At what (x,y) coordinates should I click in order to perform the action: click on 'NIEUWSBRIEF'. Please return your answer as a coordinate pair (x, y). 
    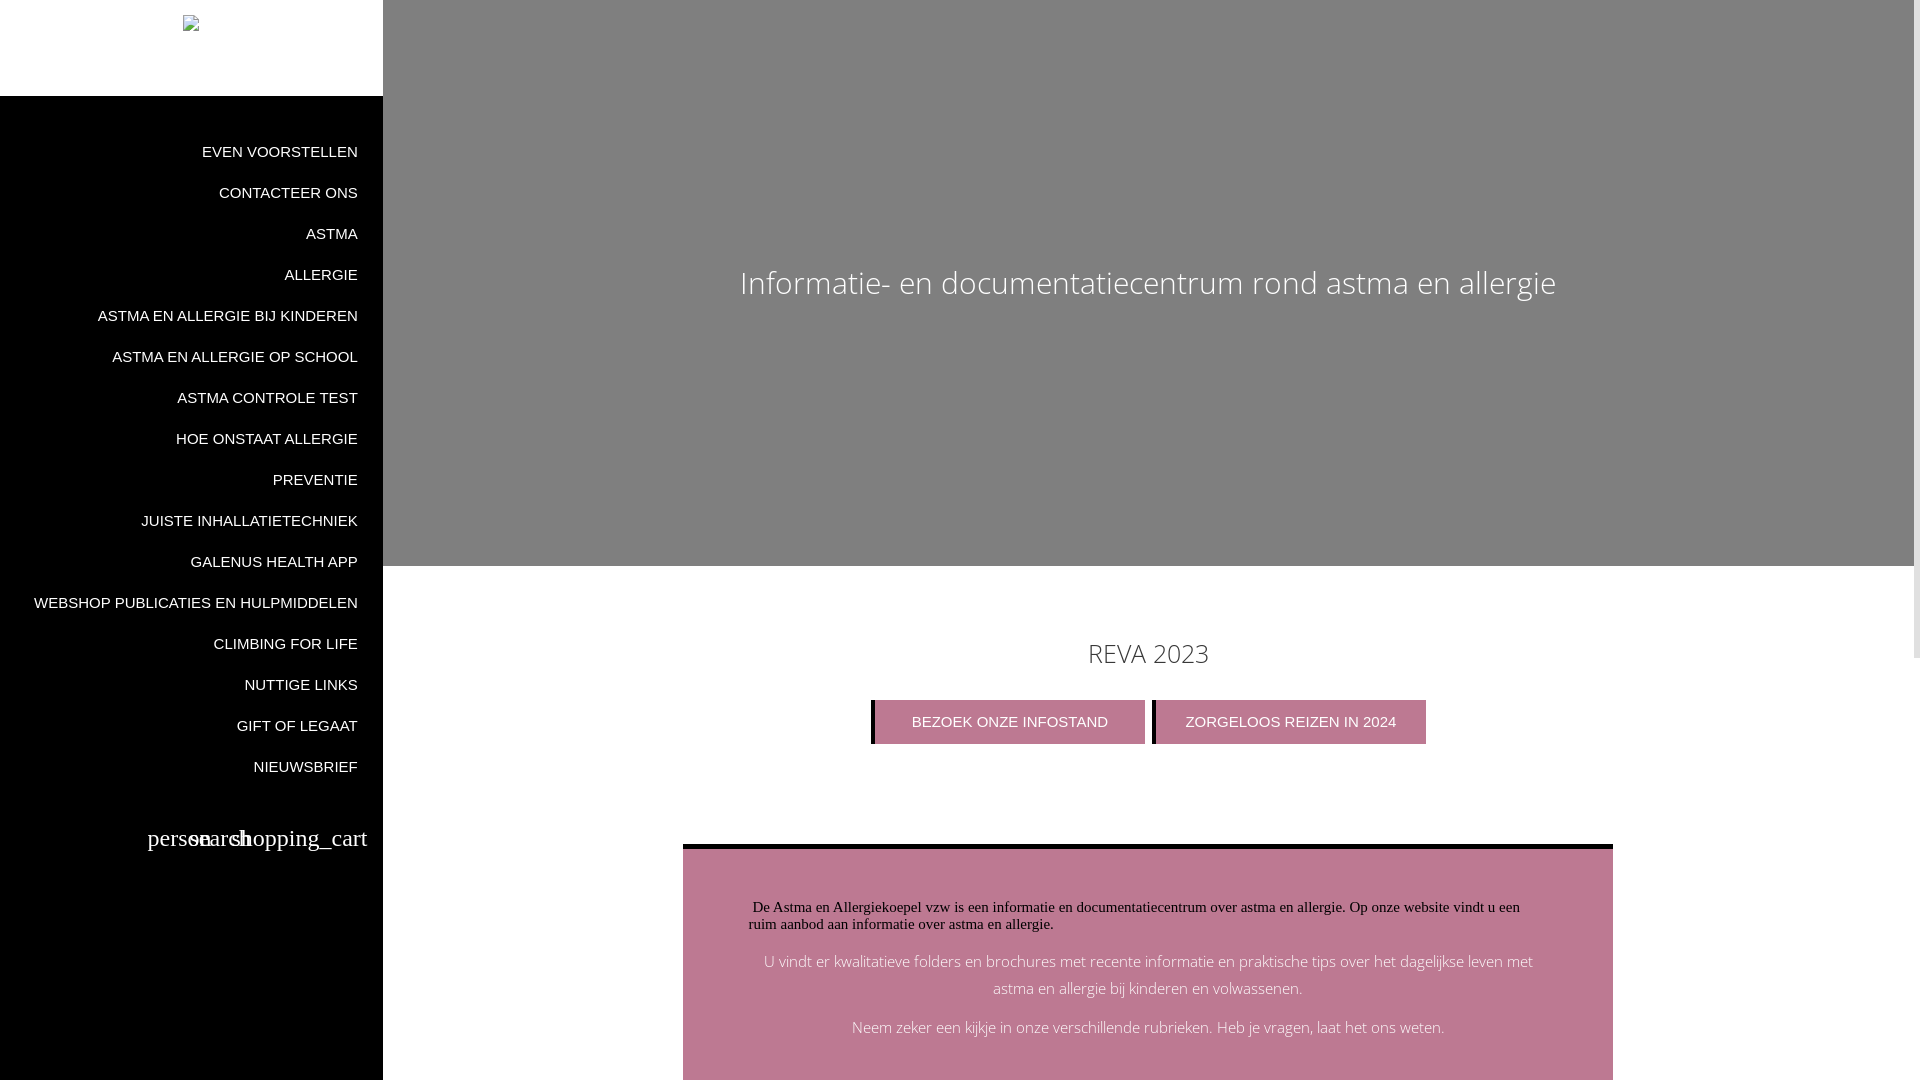
    Looking at the image, I should click on (191, 765).